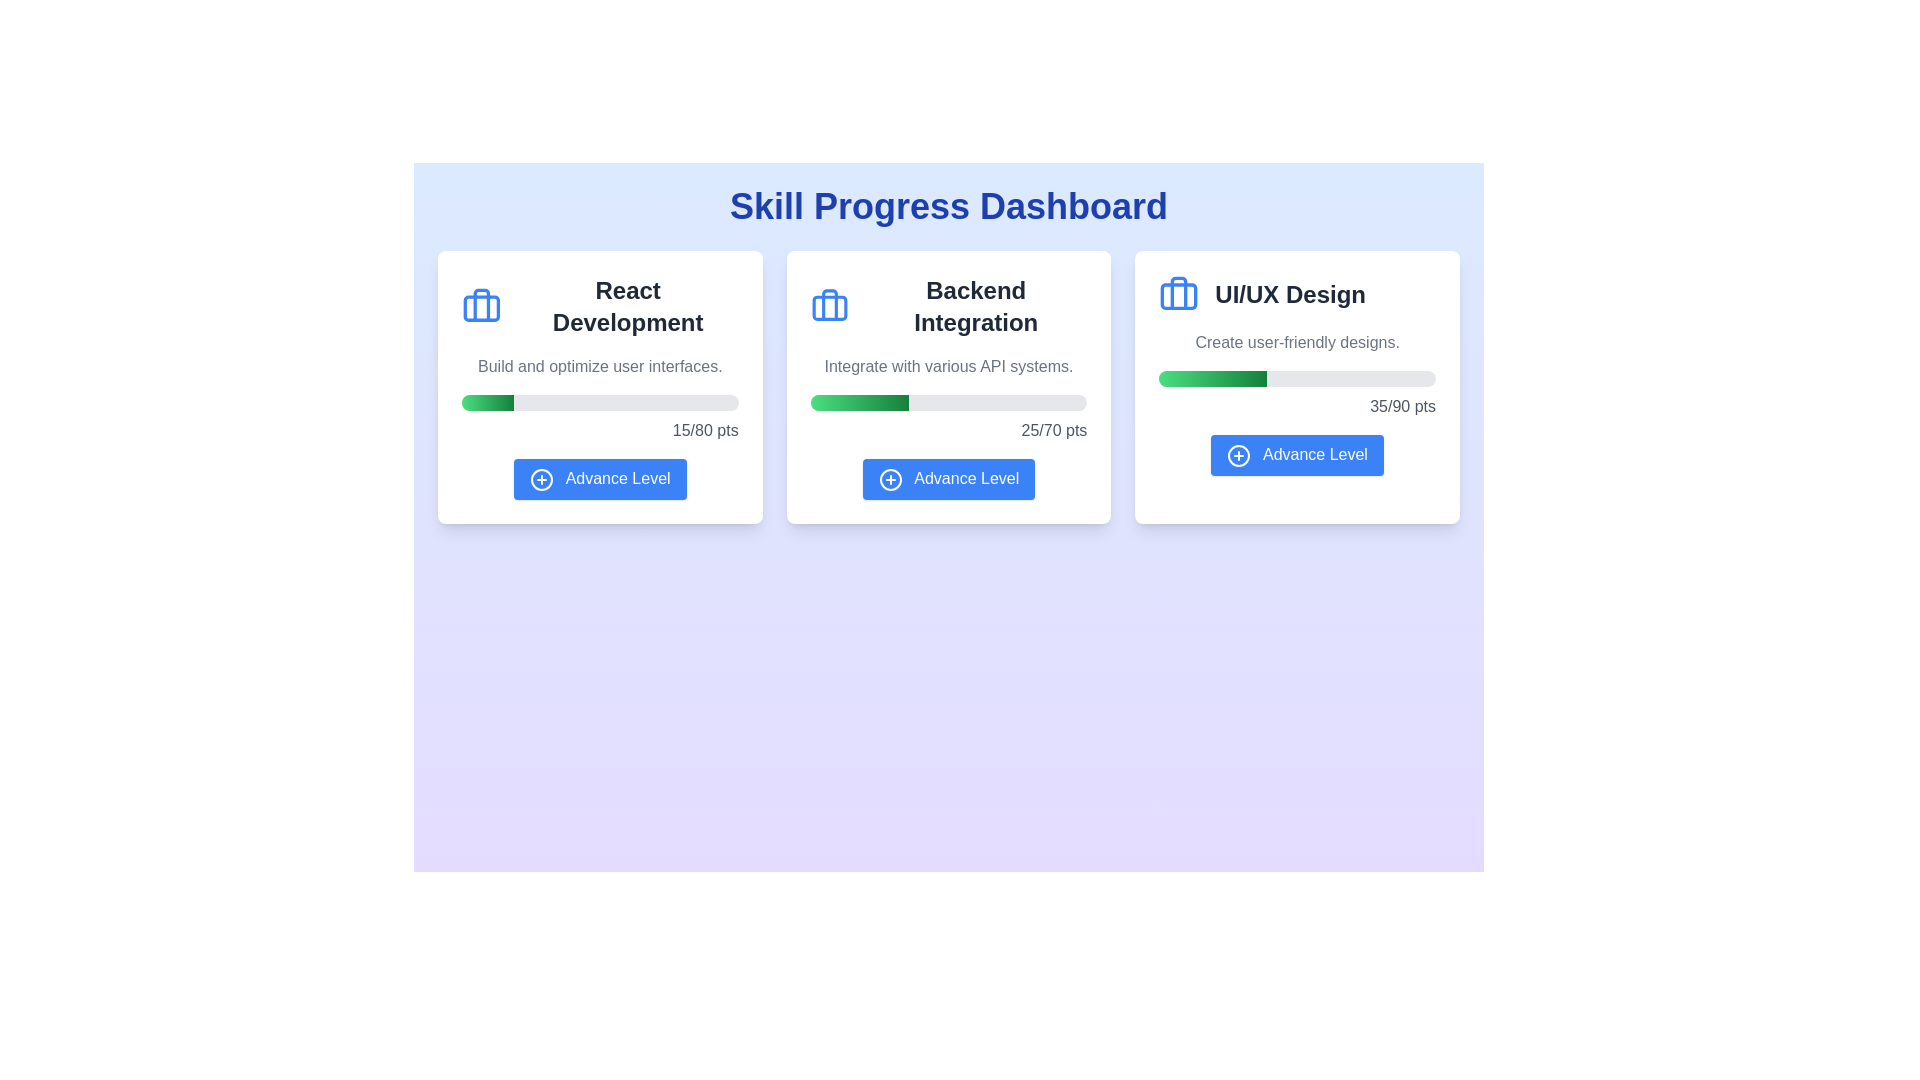  What do you see at coordinates (948, 366) in the screenshot?
I see `the static text element that reads 'Integrate with various API systems.' located in the middle card under the 'Backend Integration' header` at bounding box center [948, 366].